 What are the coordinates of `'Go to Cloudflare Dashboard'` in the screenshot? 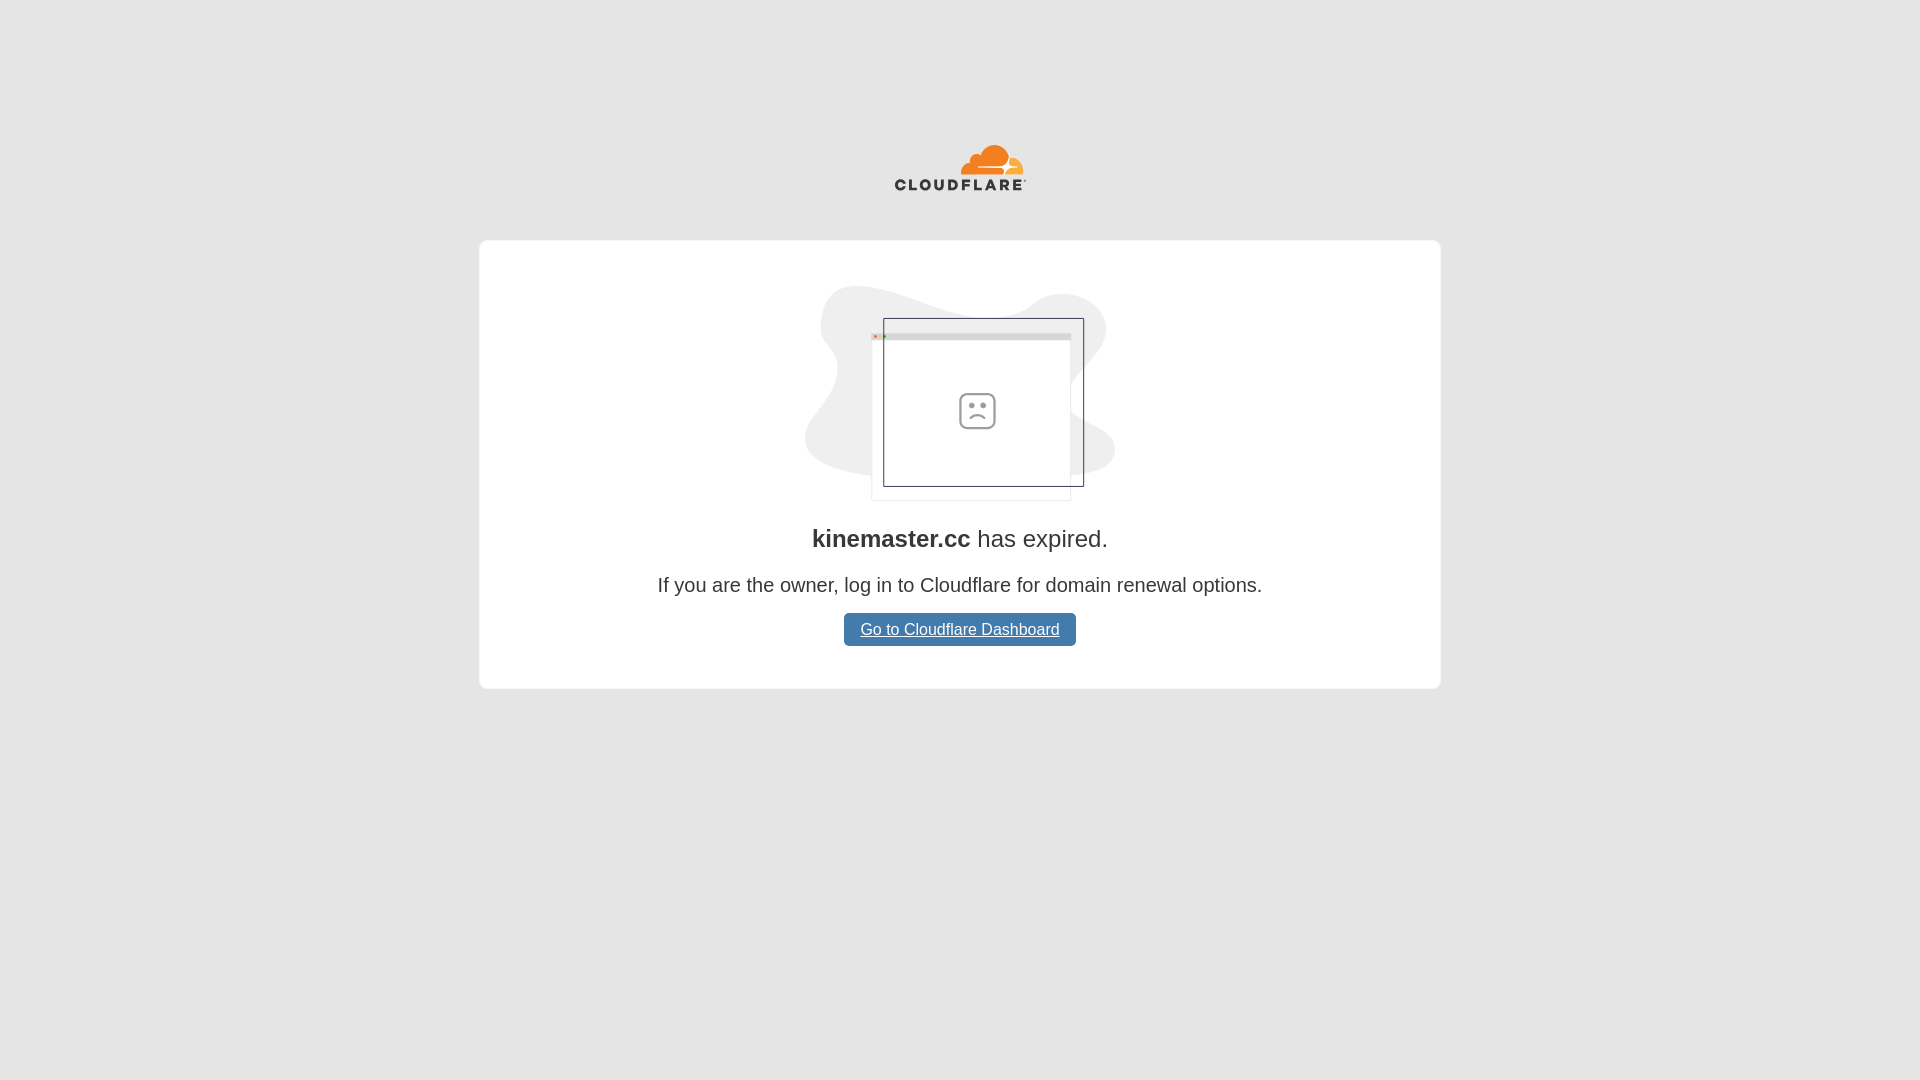 It's located at (958, 628).